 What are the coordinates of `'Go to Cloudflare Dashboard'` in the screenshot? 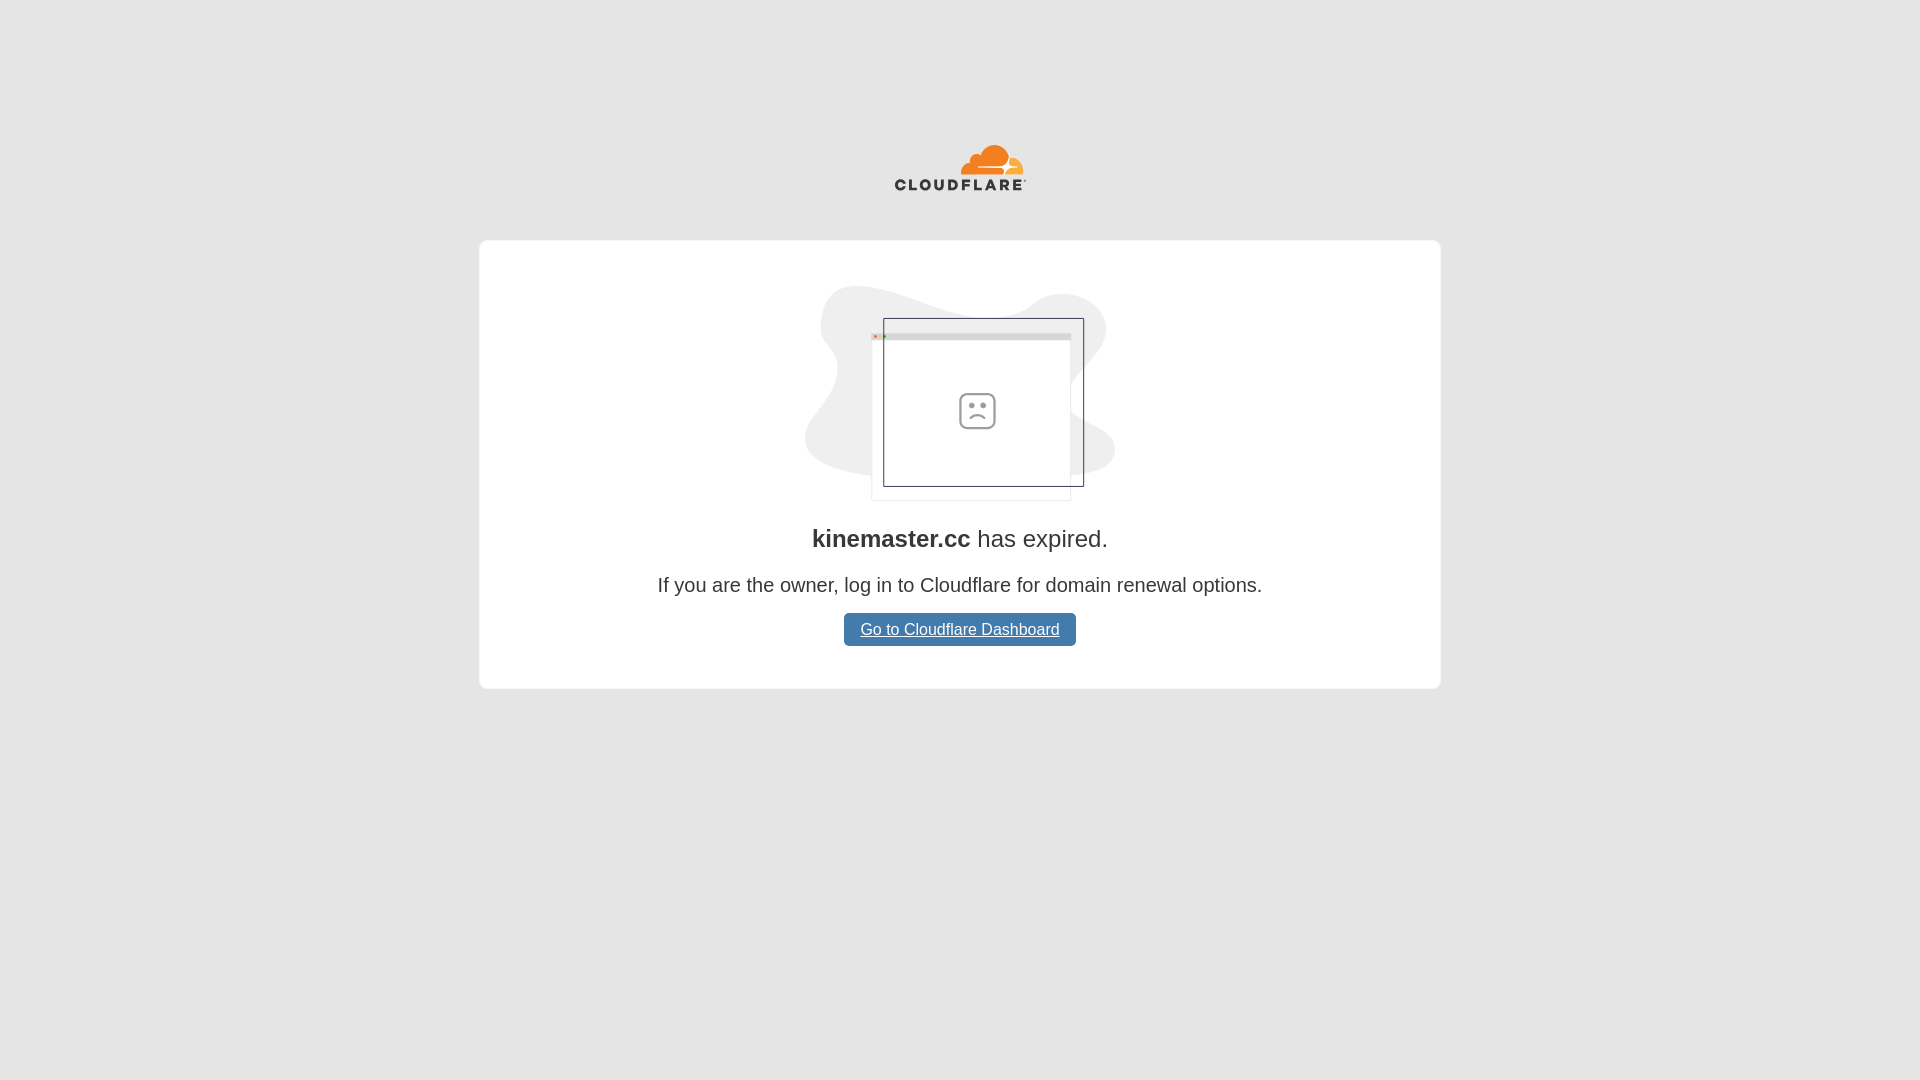 It's located at (958, 628).